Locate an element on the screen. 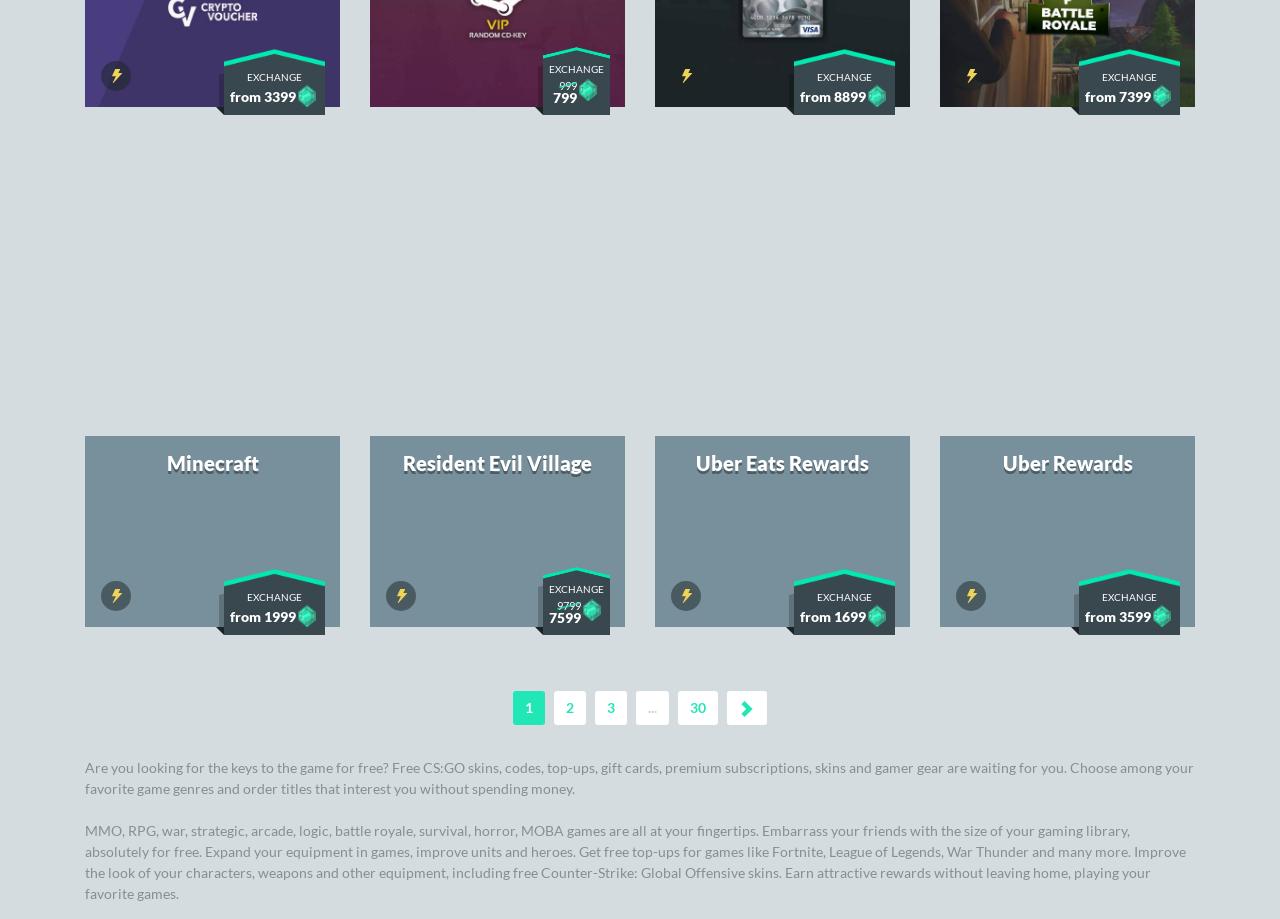  'The merchants represented are not sponsors of the rewards or otherwise affiliated with Gaming Sp. z o. o. The logos or other identifying marks attached are trademarks of and owned by each represented company and/or its affiliates. Please visit each company's website for additional terms and conditions.' is located at coordinates (640, 725).